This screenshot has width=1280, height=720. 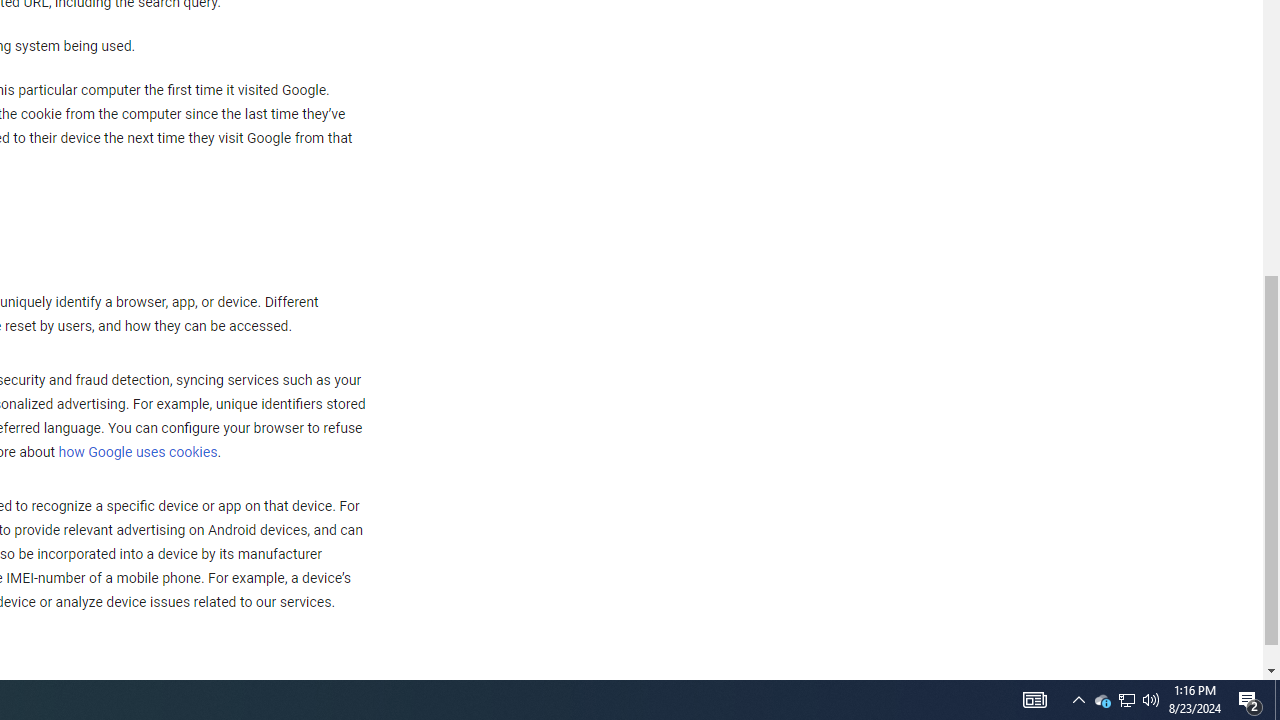 What do you see at coordinates (136, 453) in the screenshot?
I see `'how Google uses cookies'` at bounding box center [136, 453].